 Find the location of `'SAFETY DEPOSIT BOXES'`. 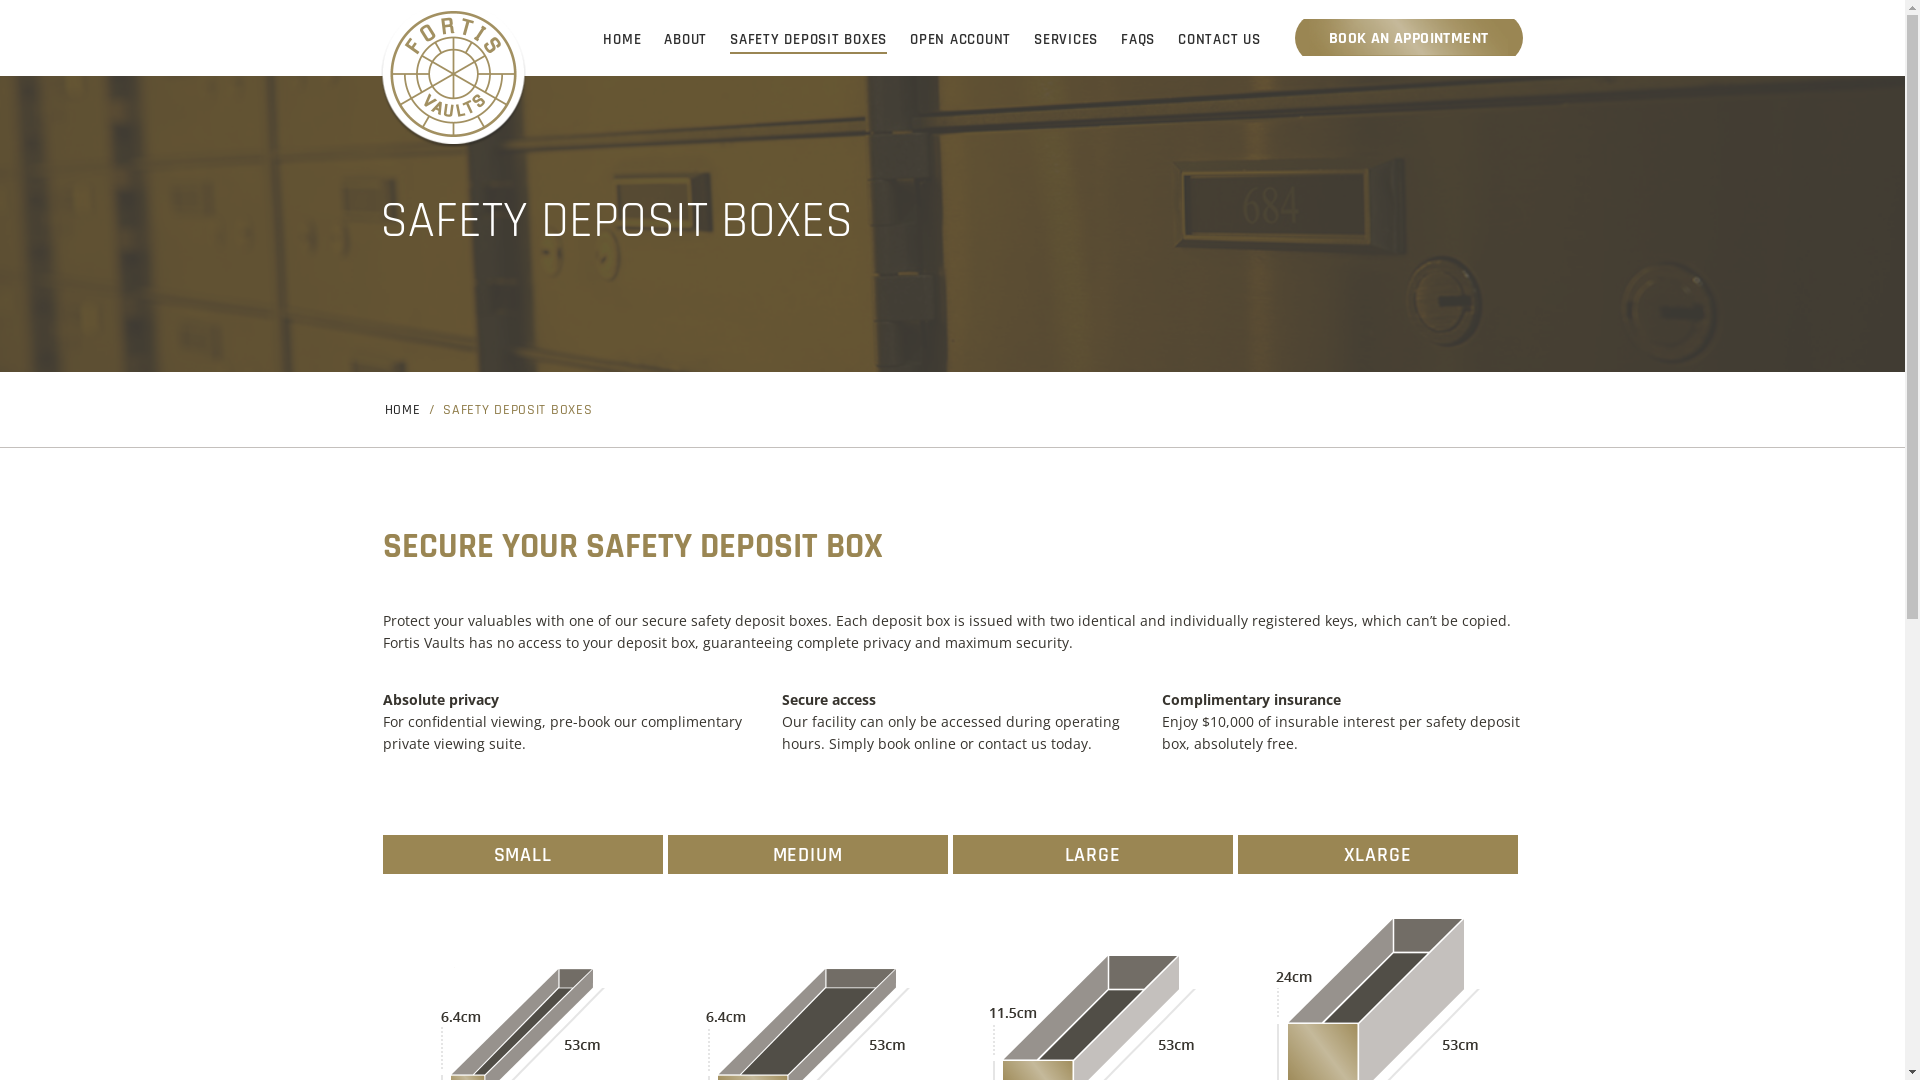

'SAFETY DEPOSIT BOXES' is located at coordinates (808, 39).